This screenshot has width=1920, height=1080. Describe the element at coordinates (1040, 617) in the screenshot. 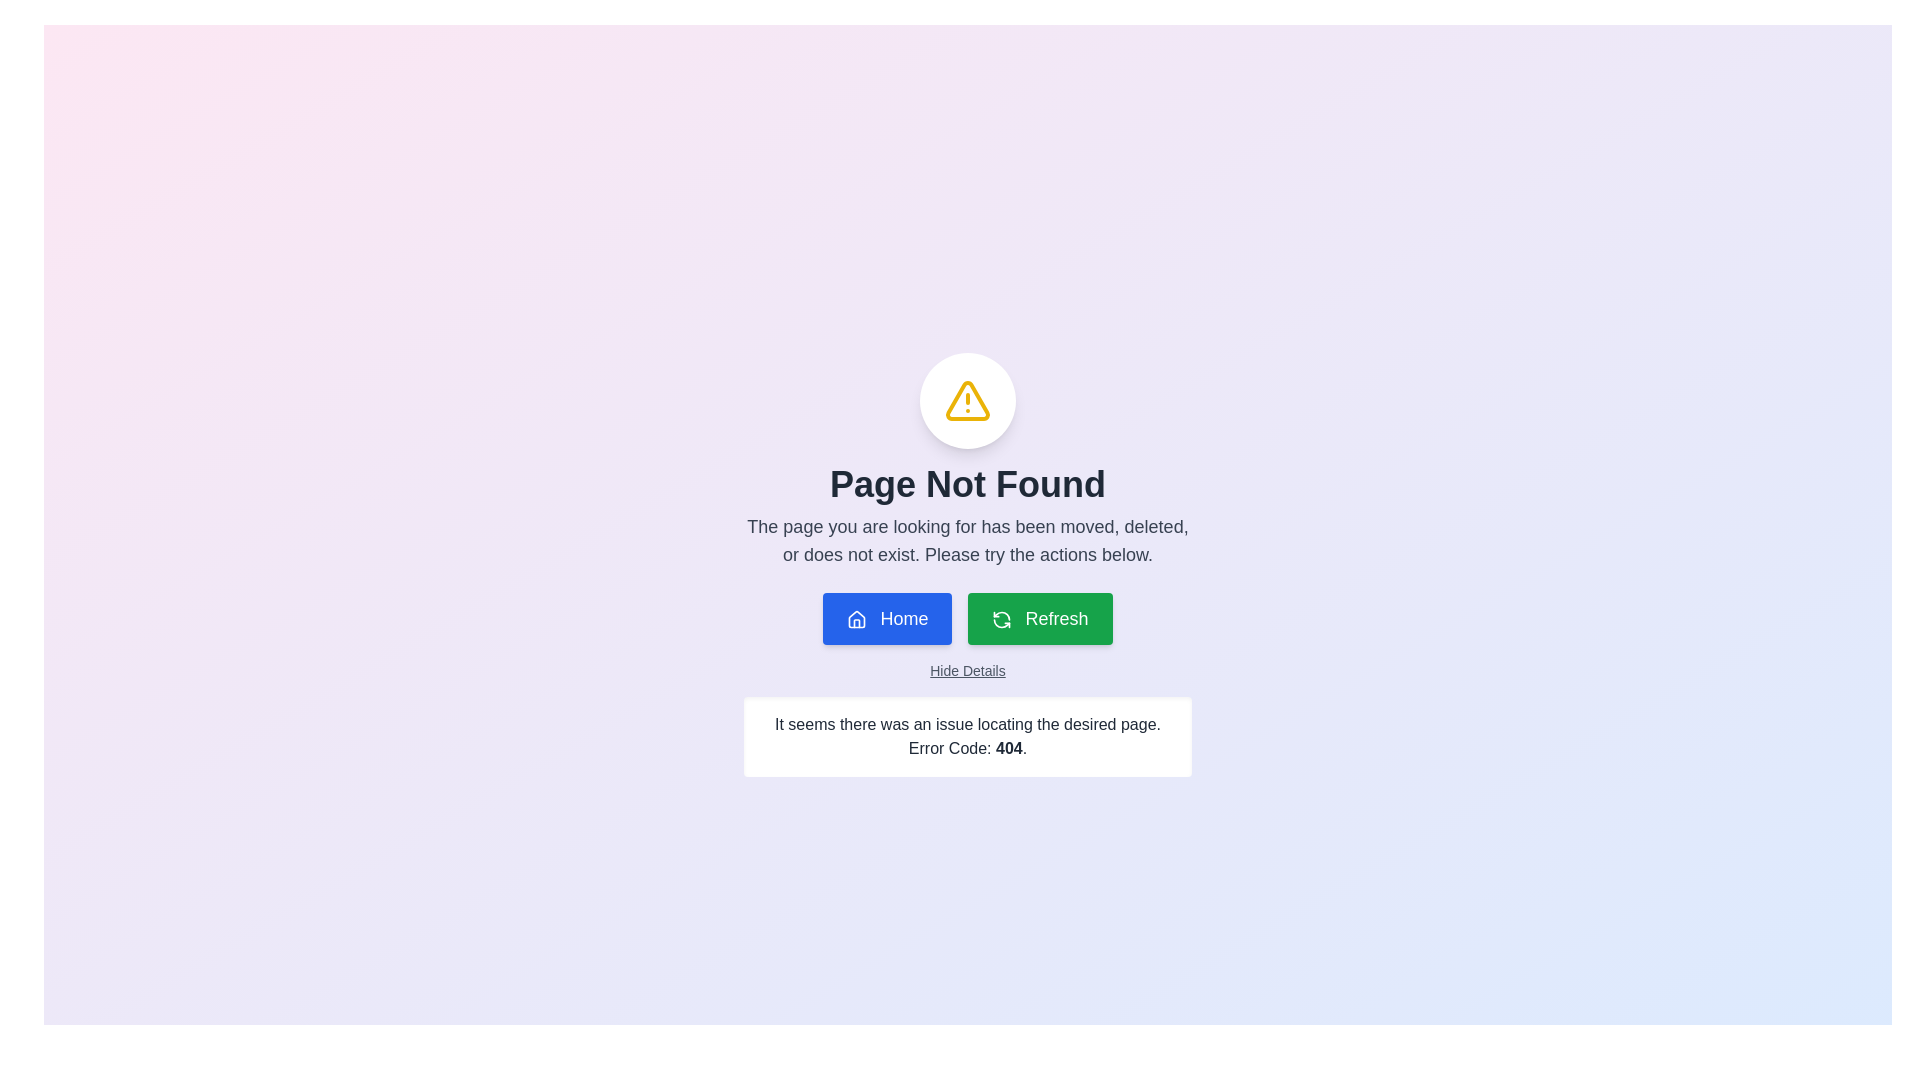

I see `the reload button located in the button group, which follows the 'Home' button with a blue background` at that location.